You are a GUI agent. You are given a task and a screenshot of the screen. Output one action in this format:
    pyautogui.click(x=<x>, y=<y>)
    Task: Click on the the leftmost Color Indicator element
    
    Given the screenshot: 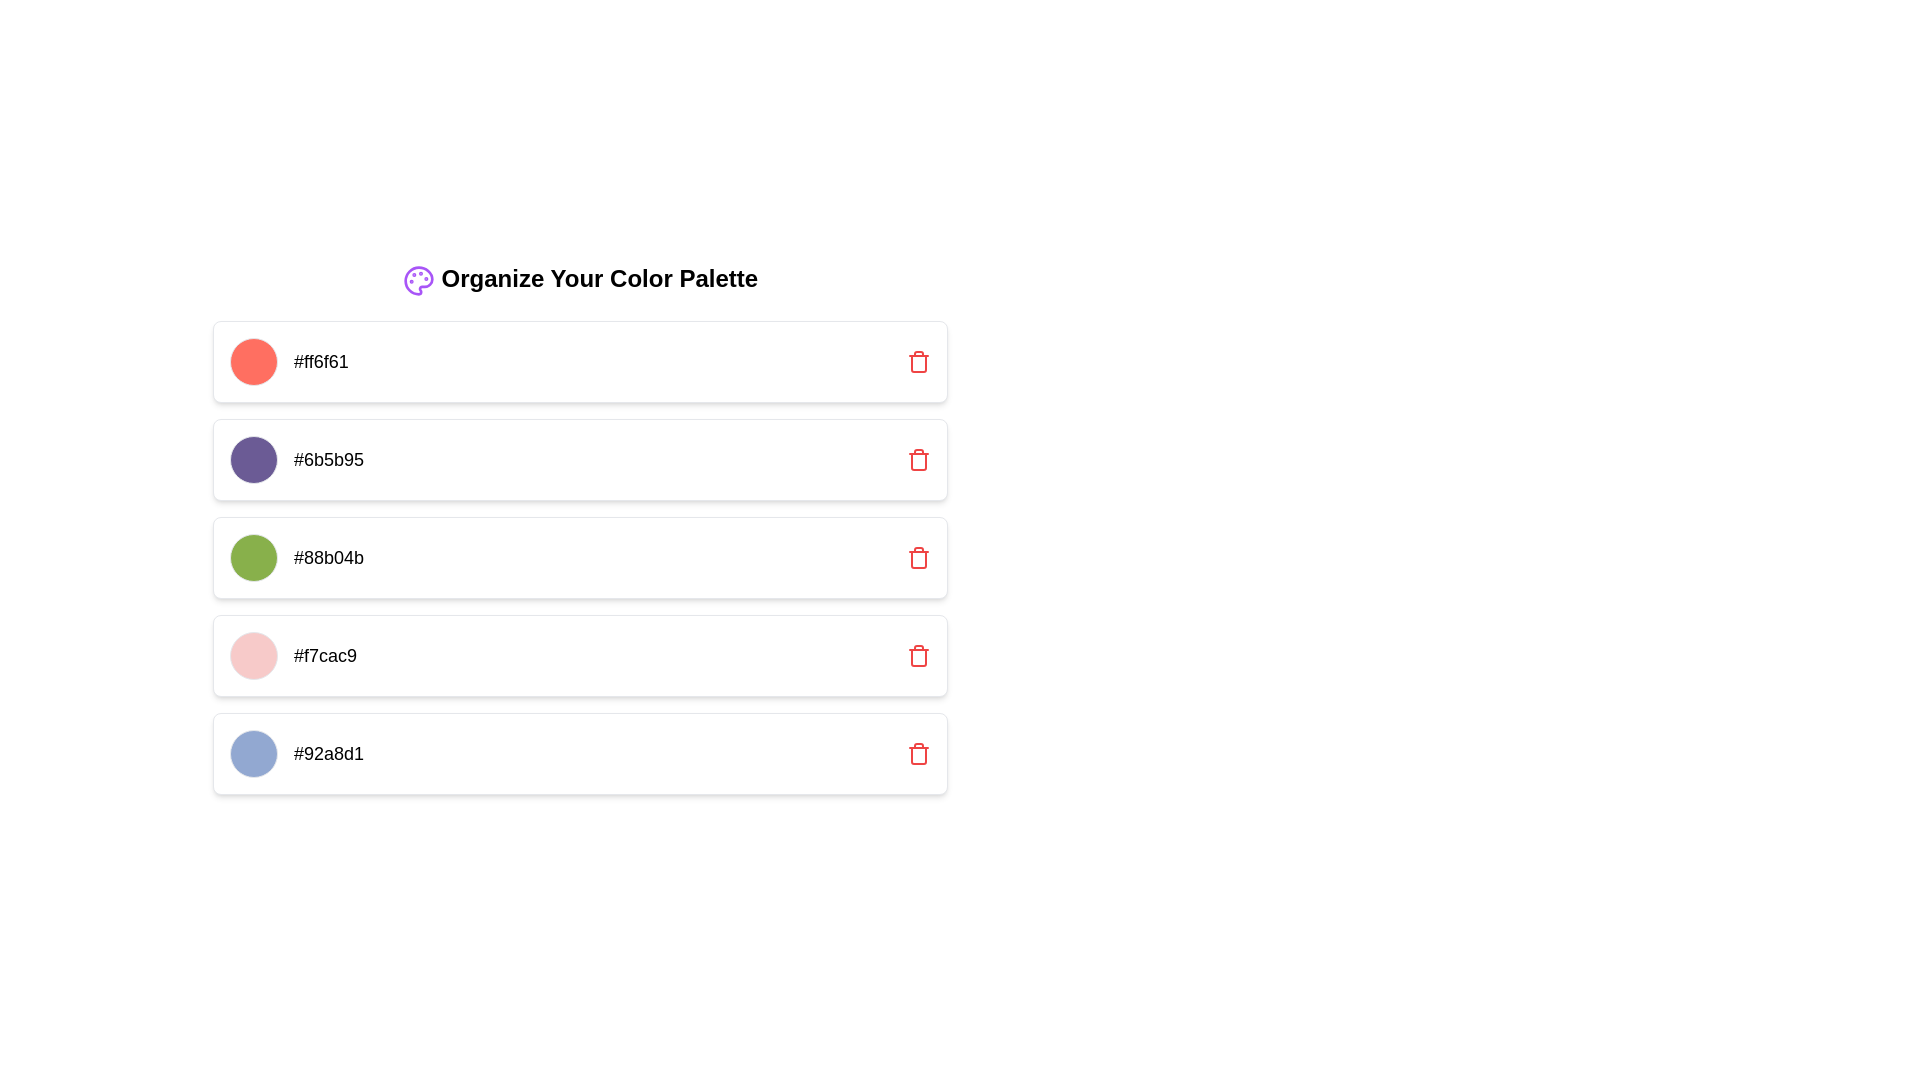 What is the action you would take?
    pyautogui.click(x=253, y=361)
    